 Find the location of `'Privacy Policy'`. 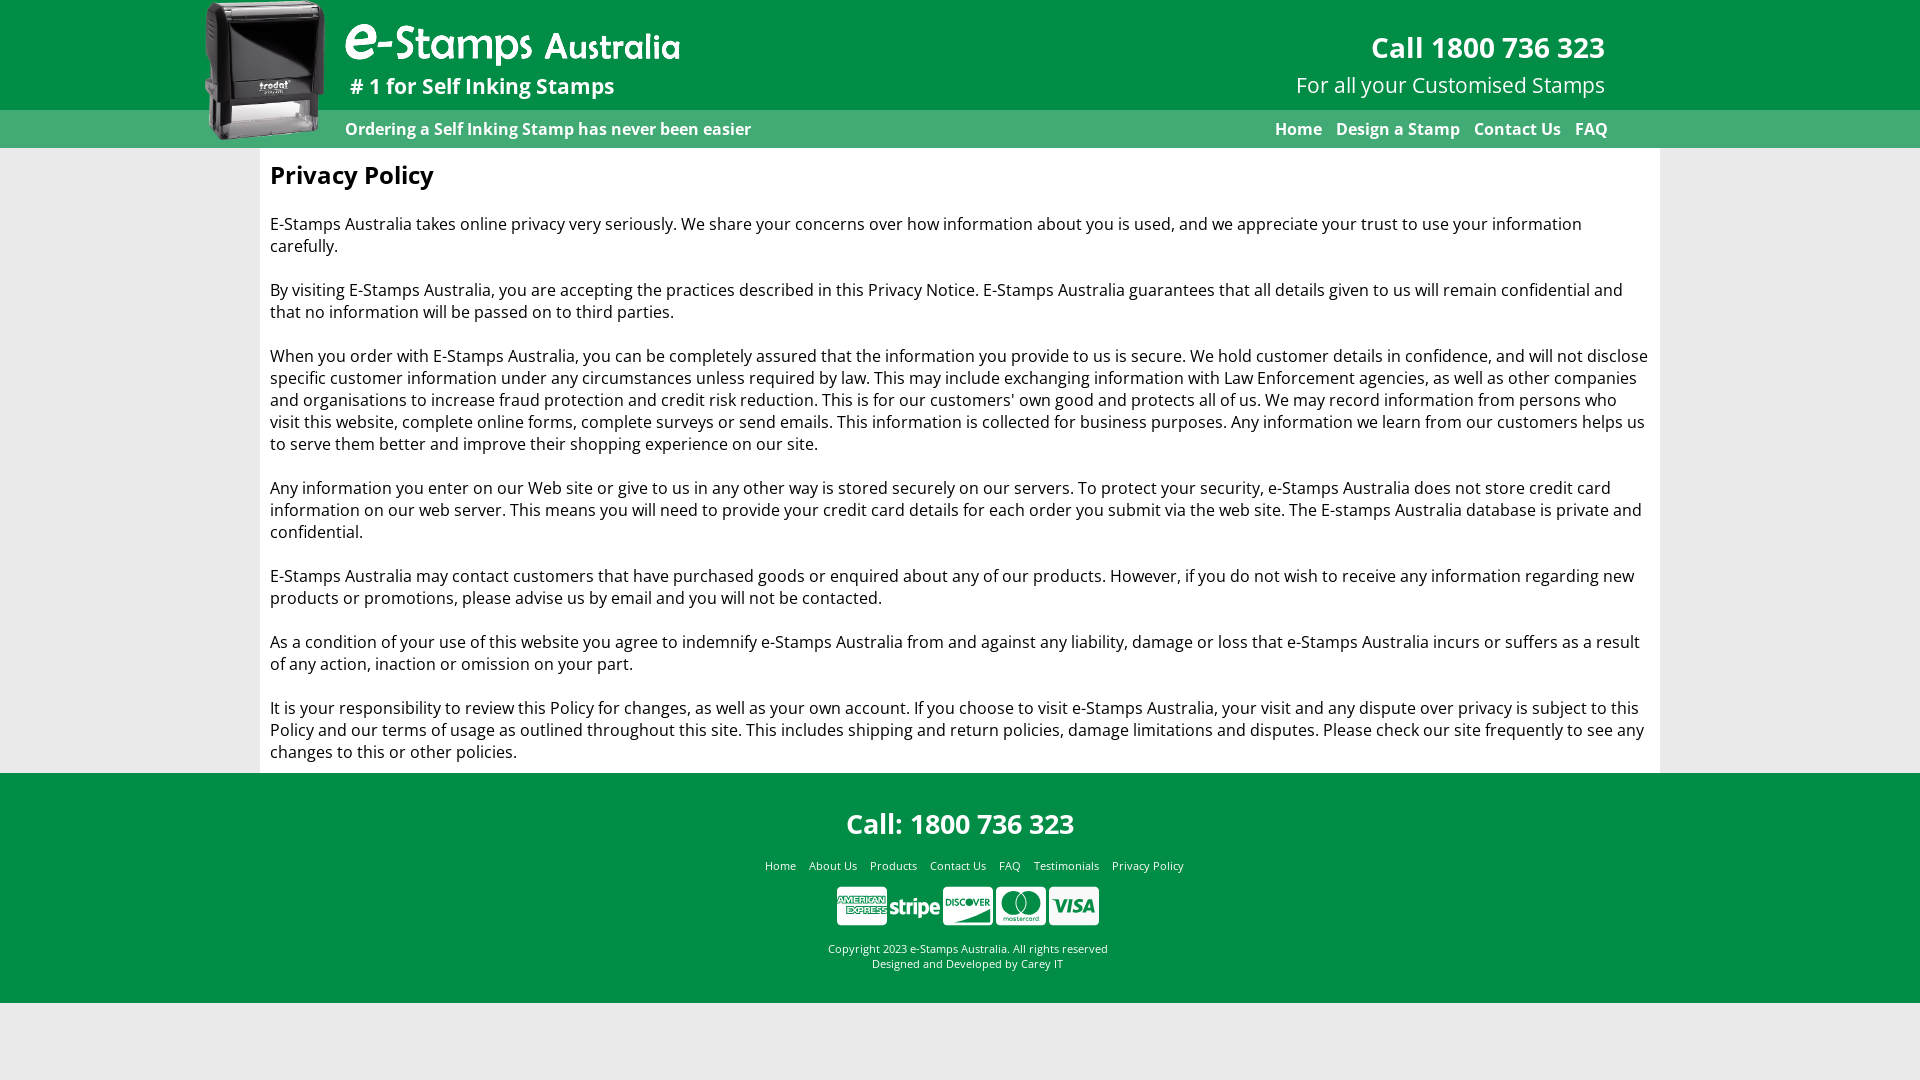

'Privacy Policy' is located at coordinates (1147, 865).